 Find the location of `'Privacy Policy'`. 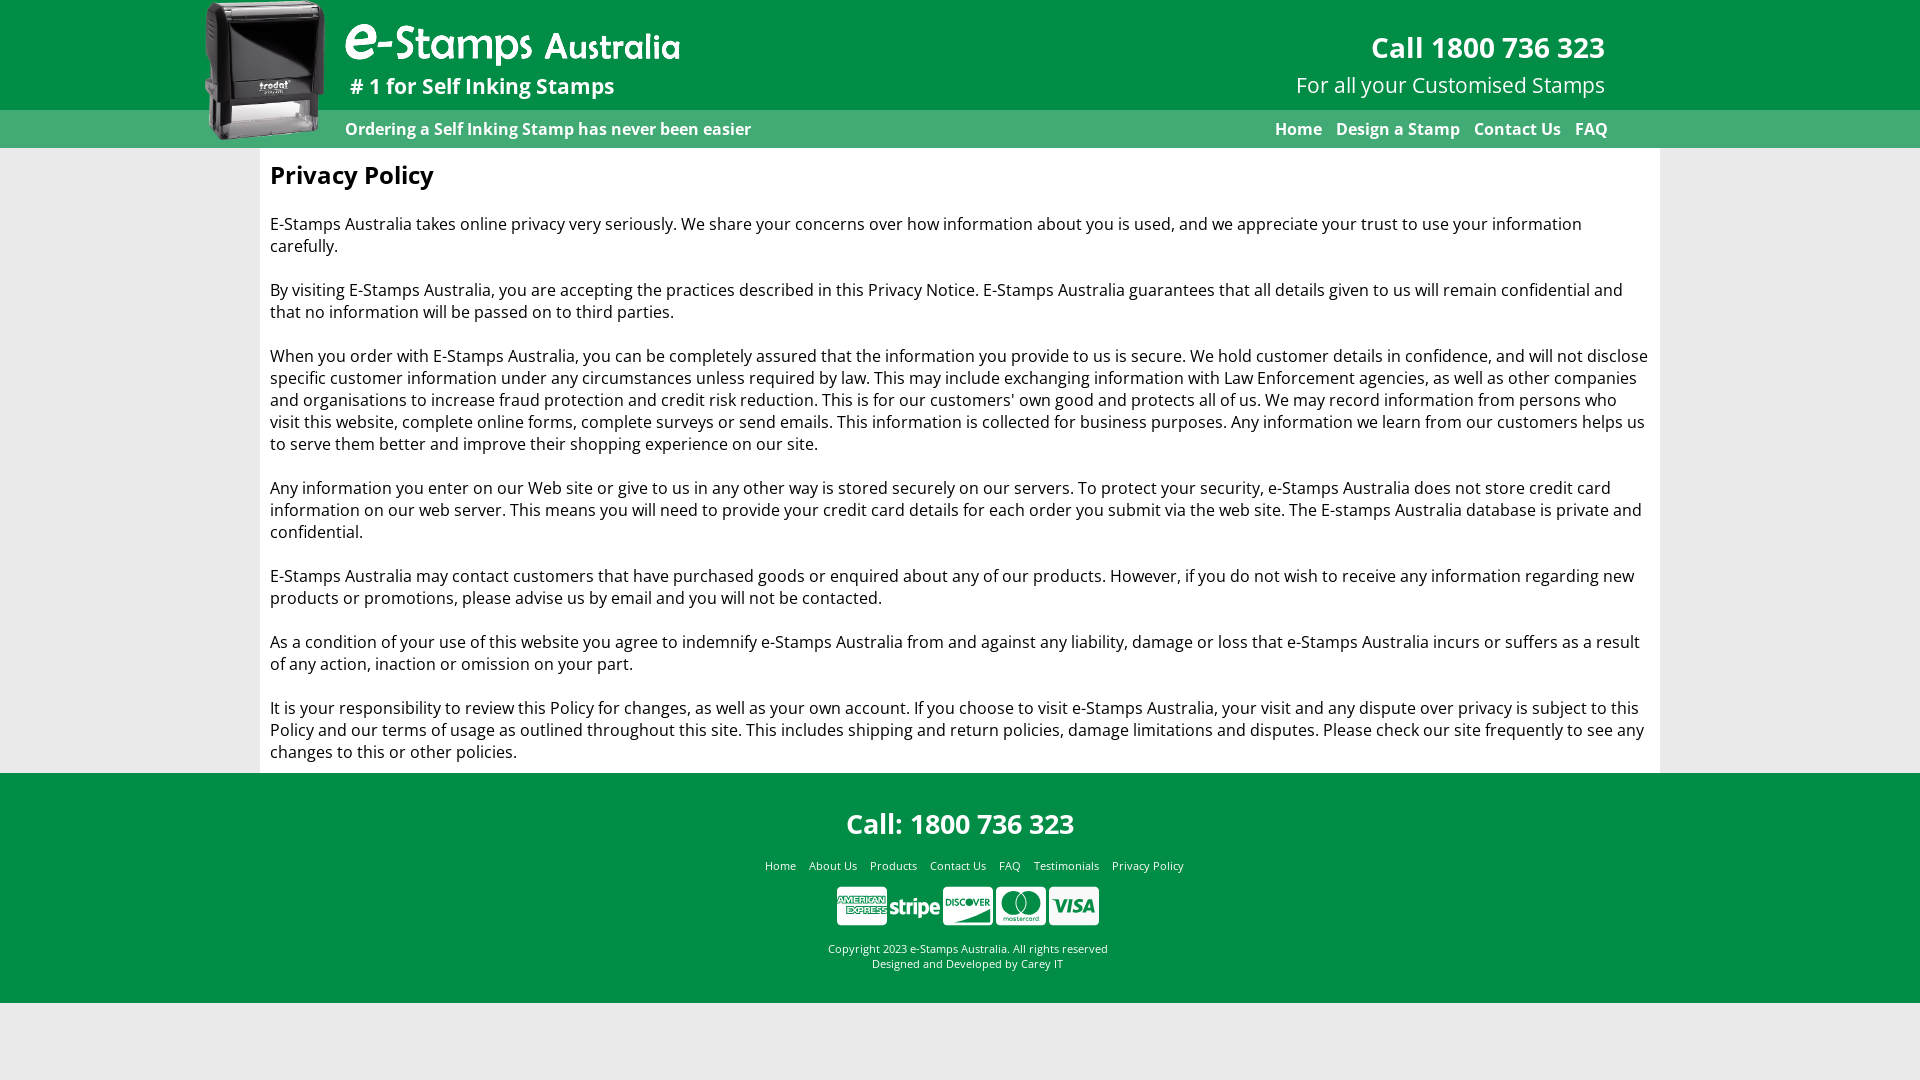

'Privacy Policy' is located at coordinates (1147, 865).